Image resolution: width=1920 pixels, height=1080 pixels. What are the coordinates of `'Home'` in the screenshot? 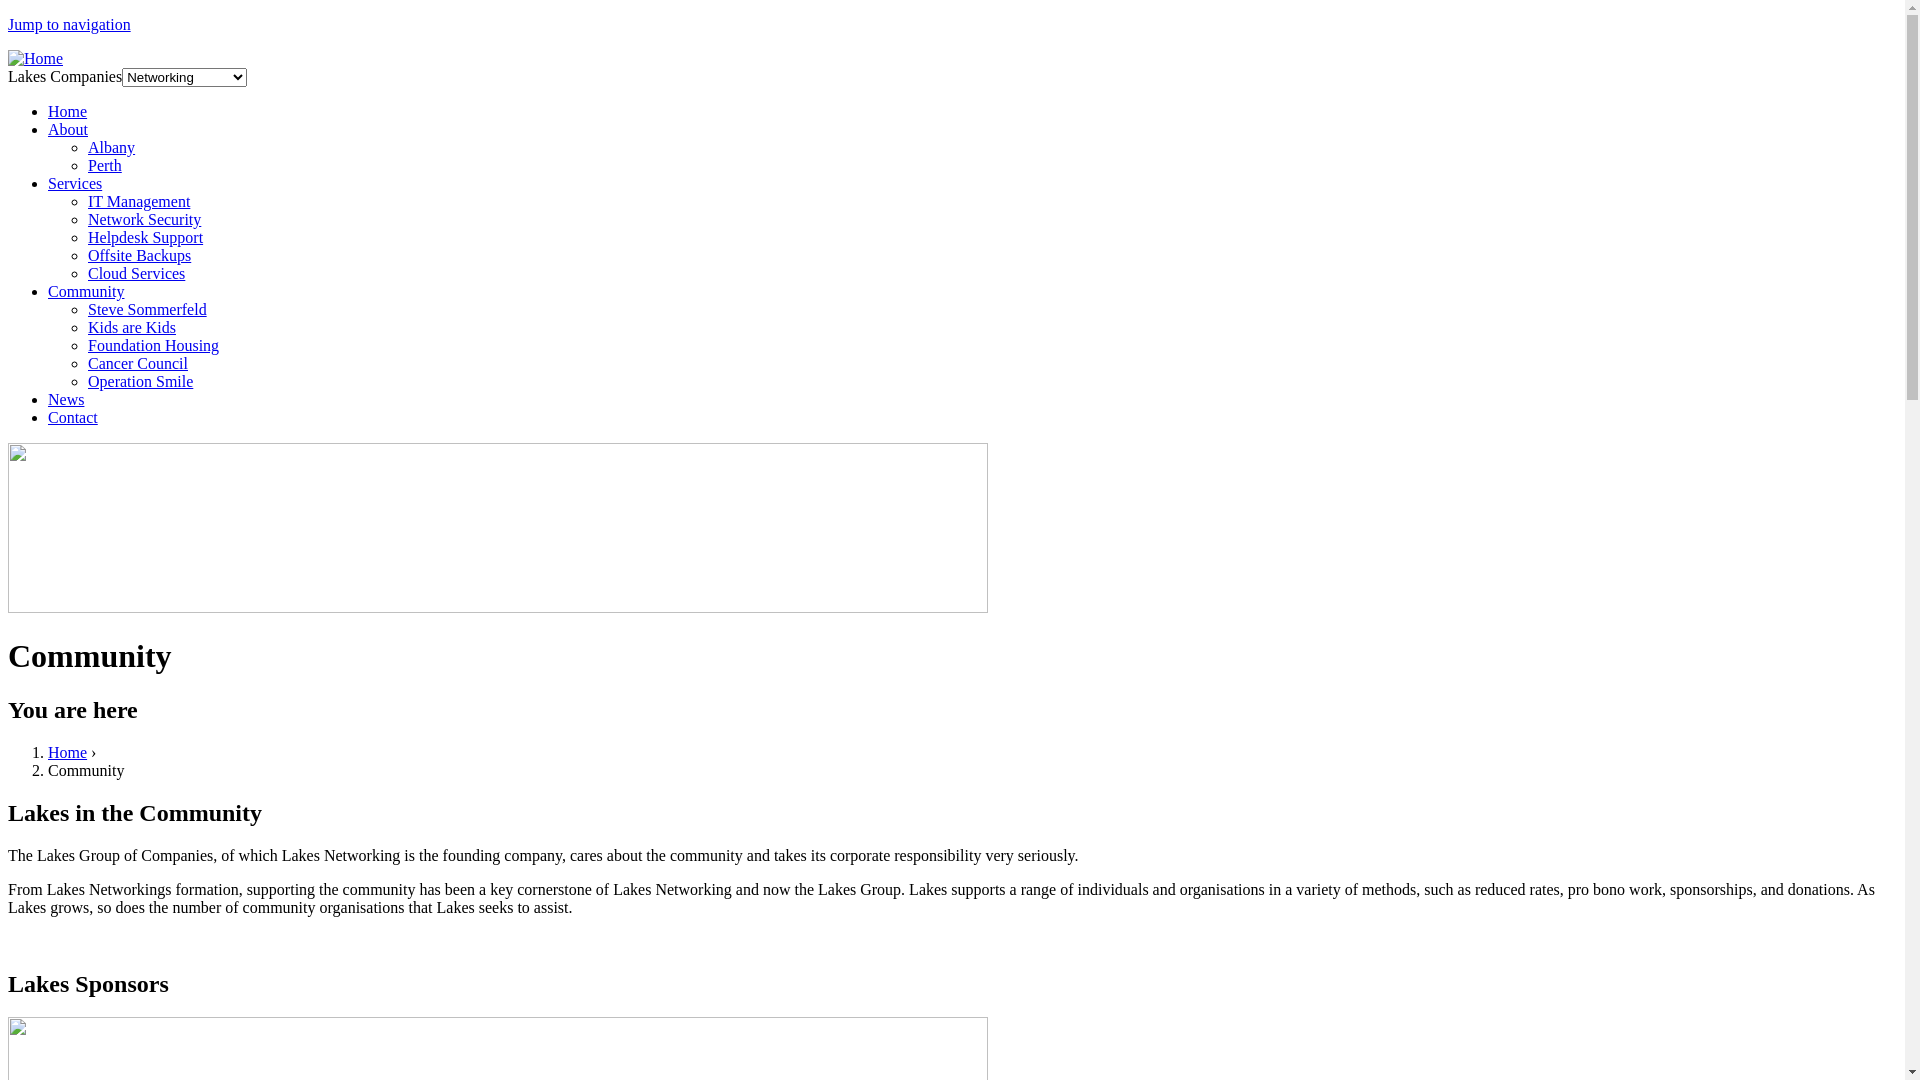 It's located at (67, 752).